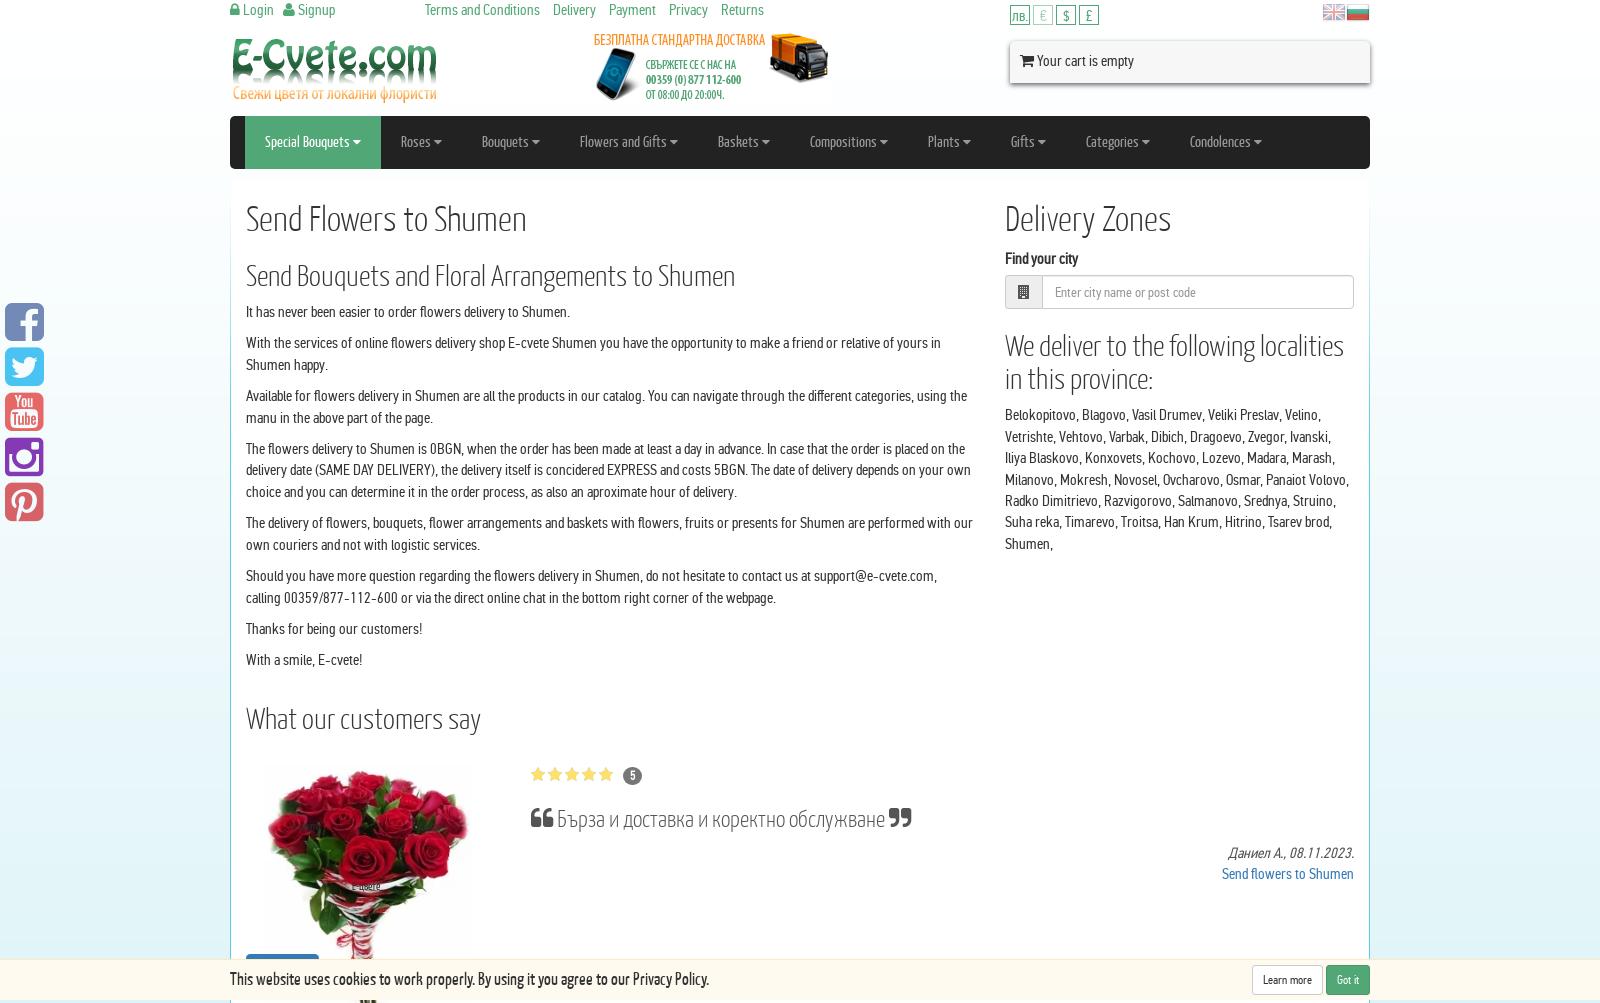 This screenshot has width=1600, height=1003. Describe the element at coordinates (608, 469) in the screenshot. I see `'The flowers delivery to Shumen is 0BGN, when the order has been made at least a day in advance. In case that the order is placed on the delivery date (SAME DAY DELIVERY), the delivery itself is concidered EXPRESS and costs 5BGN. The date of delivery depends on your own choice and you can determine it in the order process, as also an aproximate hour of delivery.'` at that location.